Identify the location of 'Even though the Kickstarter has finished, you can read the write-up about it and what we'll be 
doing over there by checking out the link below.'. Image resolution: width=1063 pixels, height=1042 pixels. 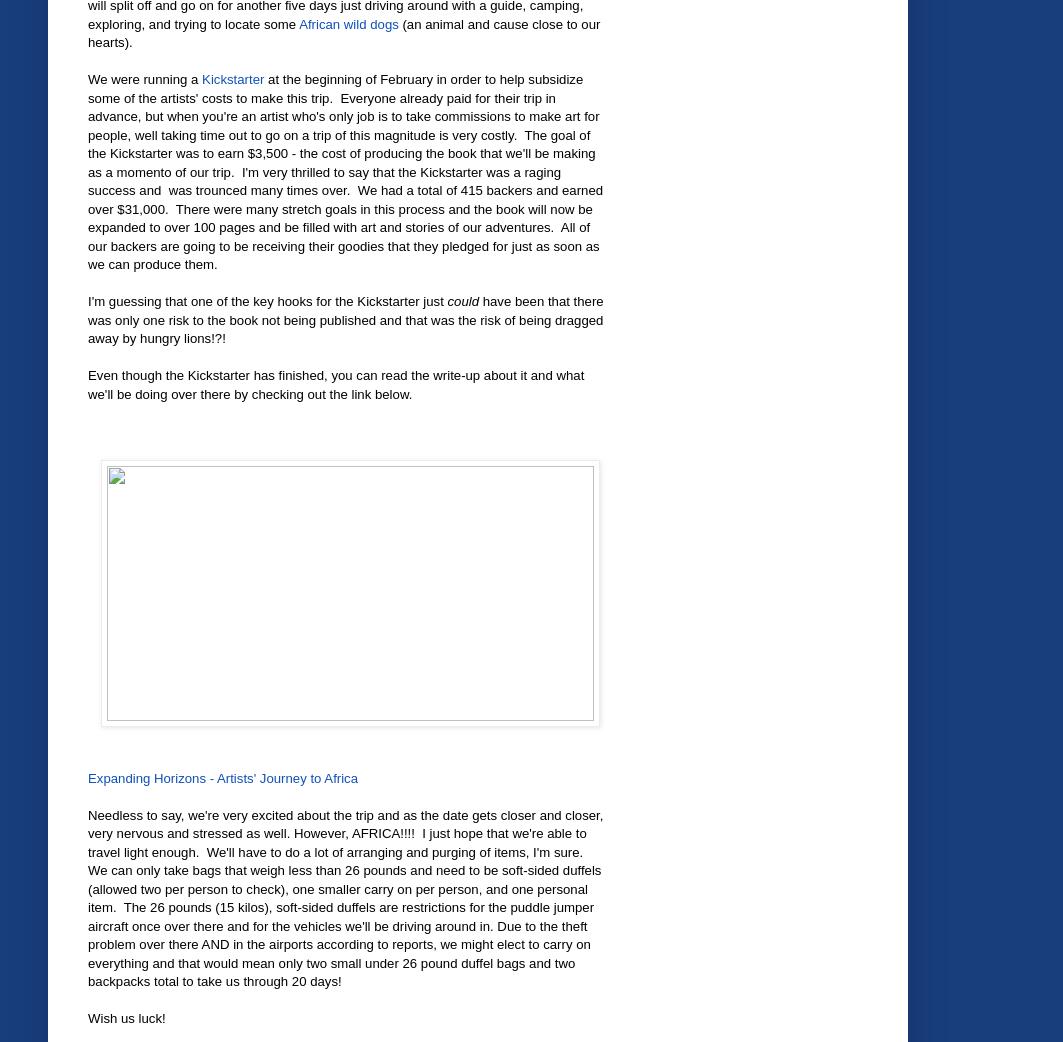
(336, 383).